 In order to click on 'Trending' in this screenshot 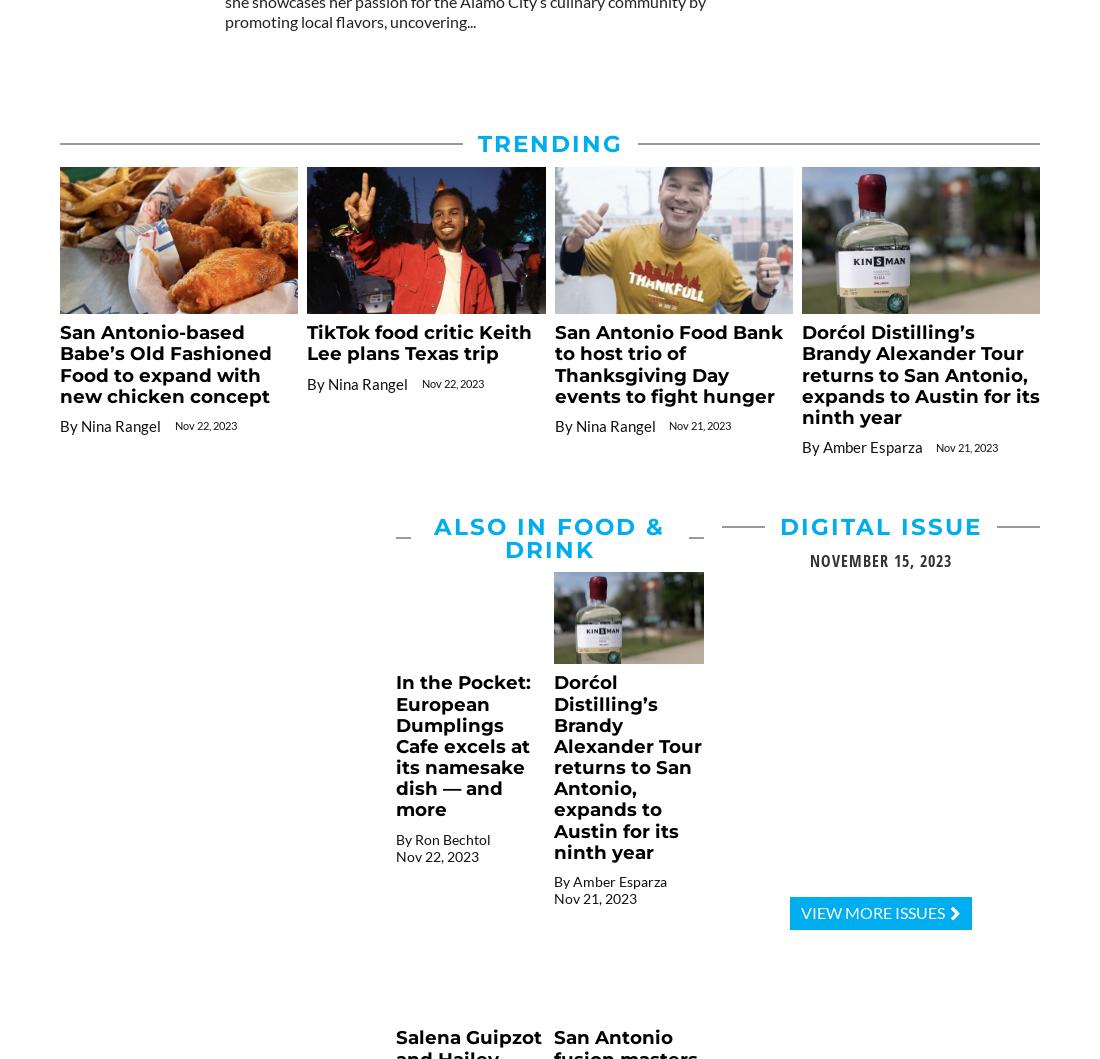, I will do `click(475, 143)`.